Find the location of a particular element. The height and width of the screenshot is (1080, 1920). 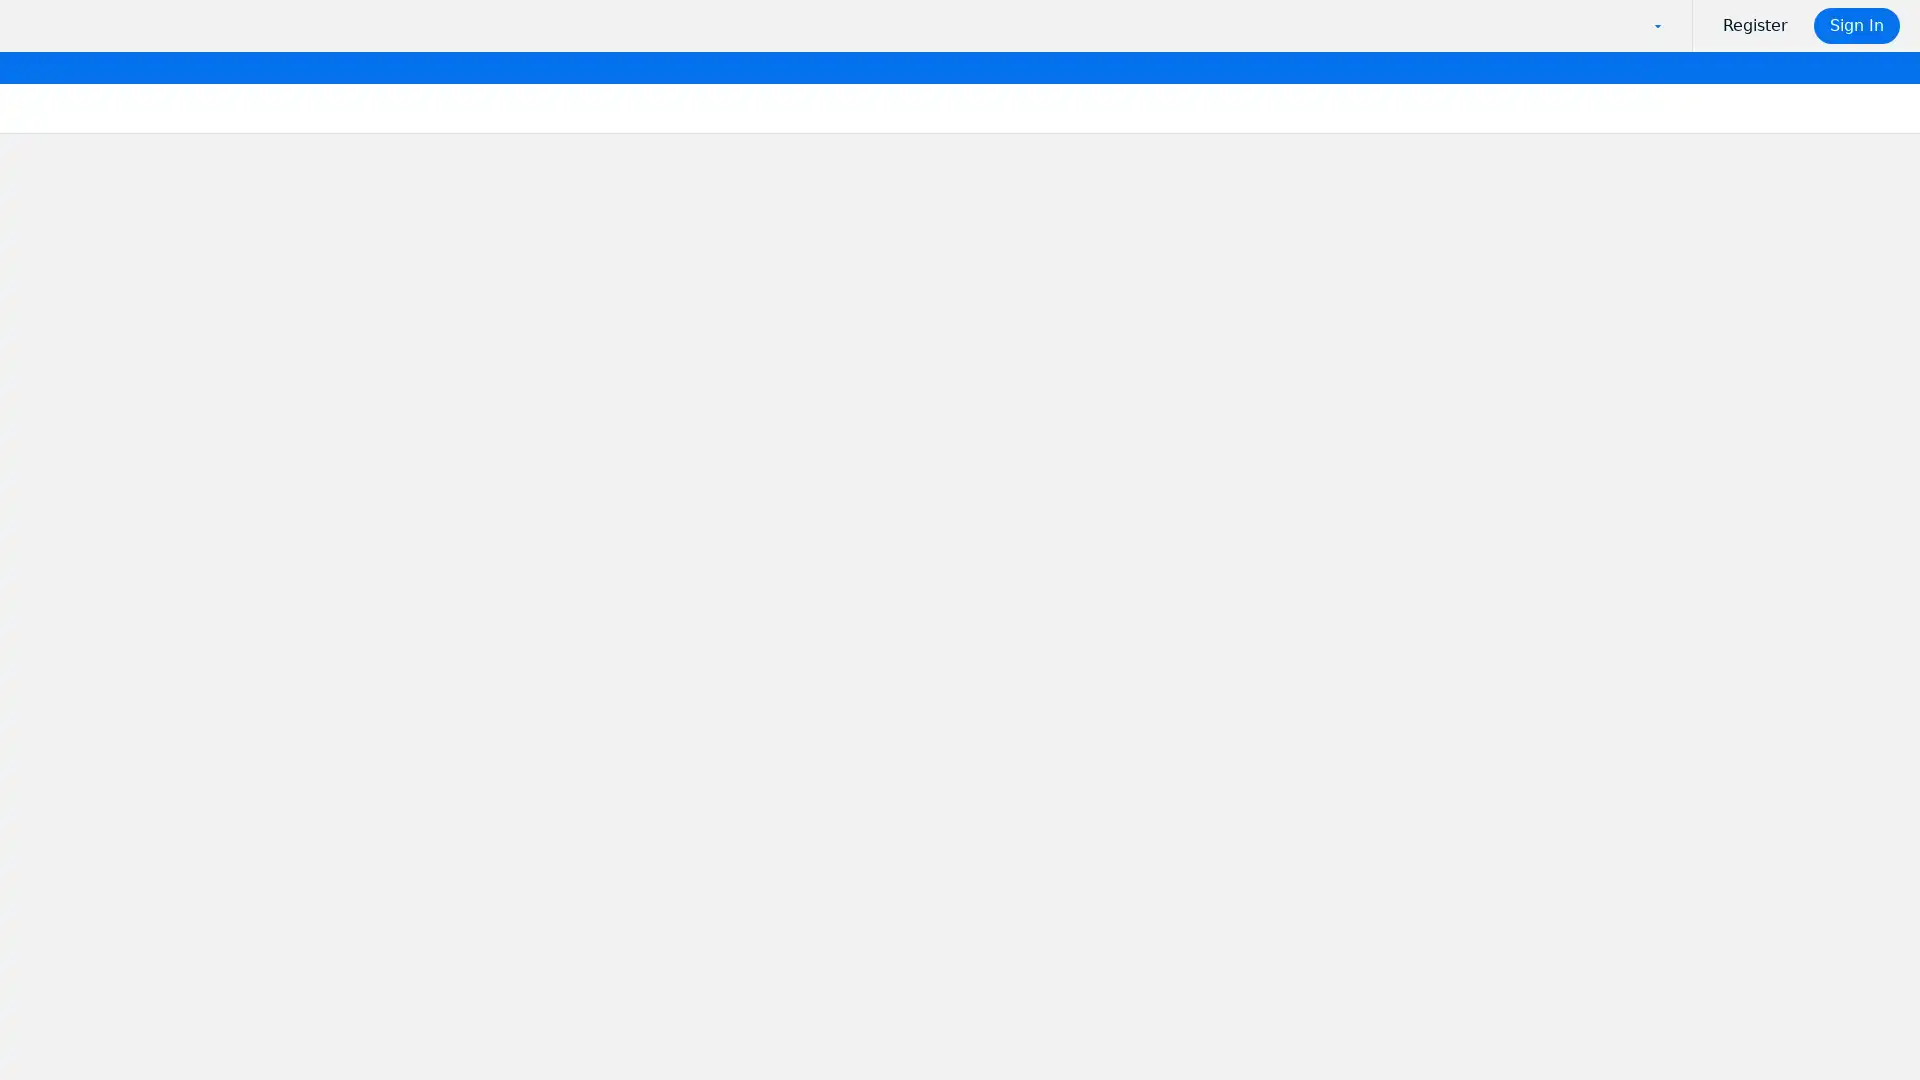

Cookie Preferences is located at coordinates (1356, 1018).